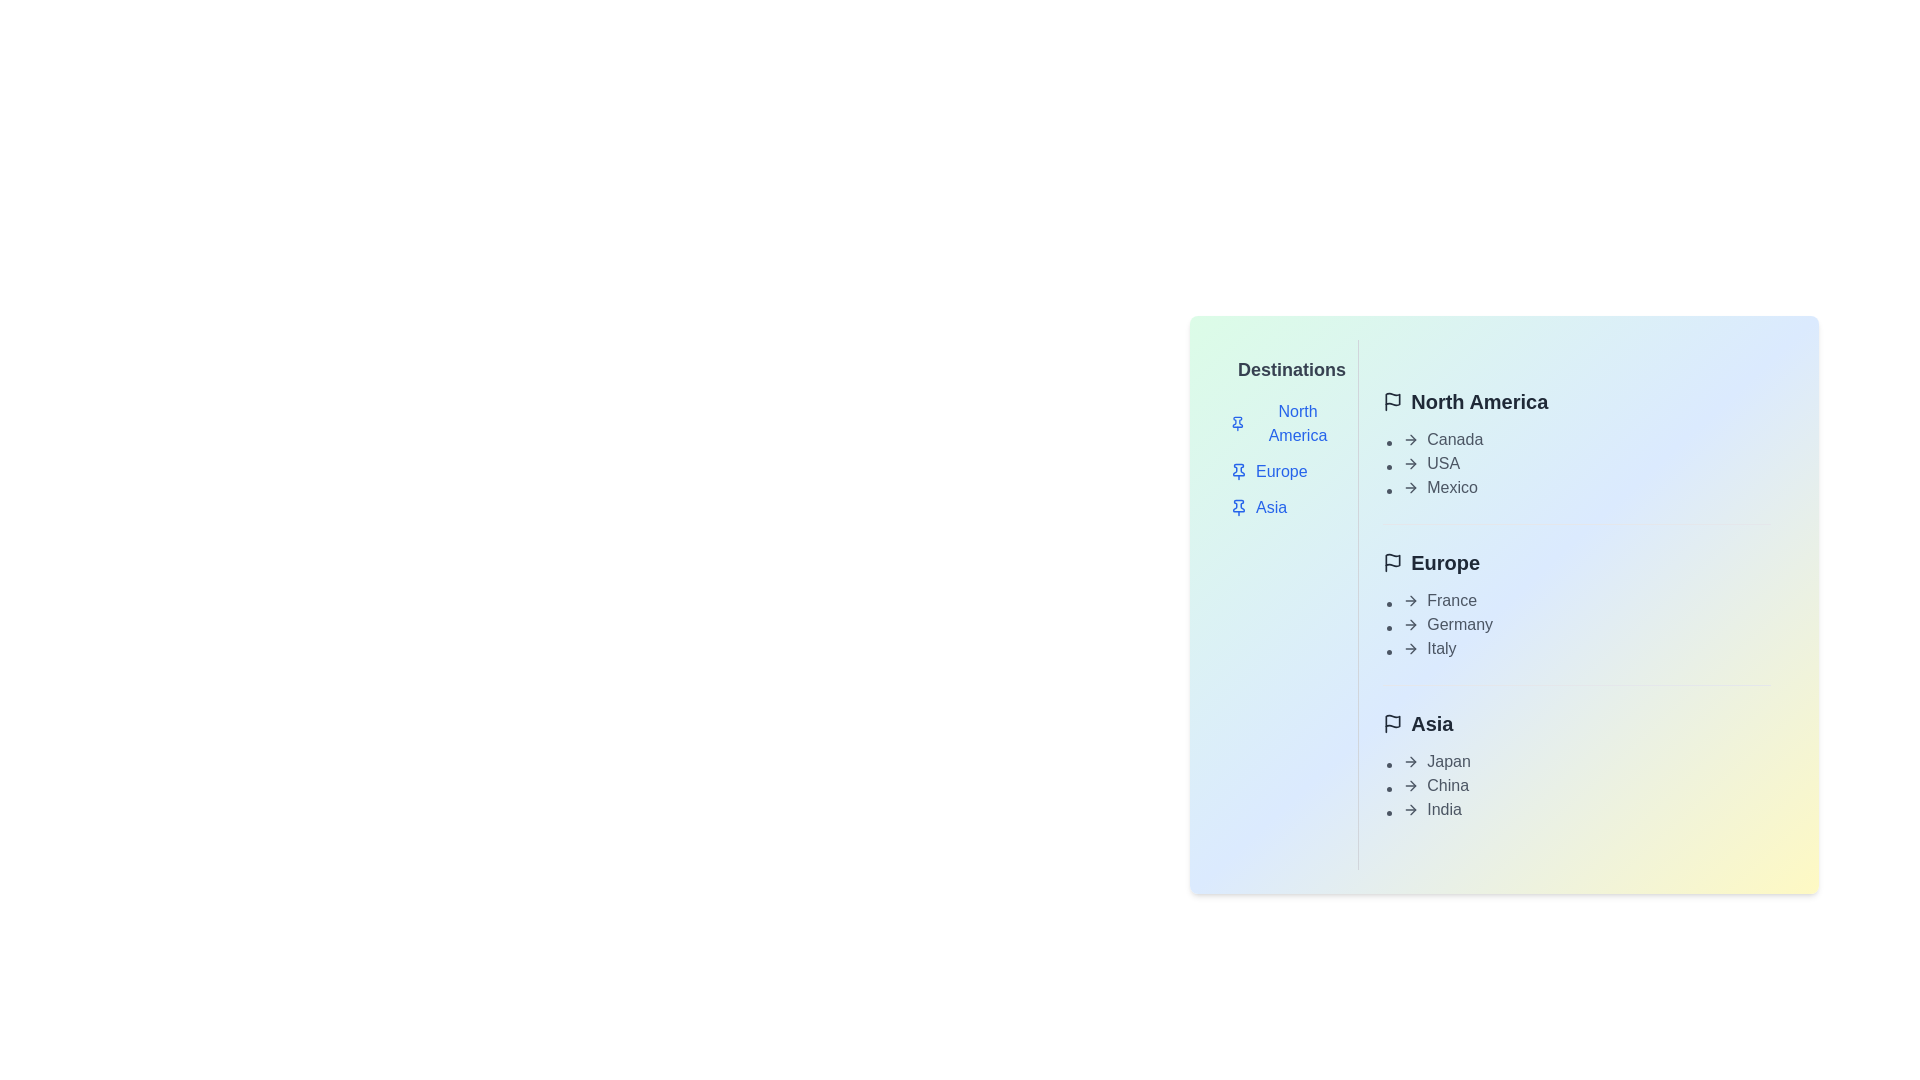 This screenshot has height=1080, width=1920. I want to click on information presented in the 'North America' section, which includes the title in bold and an indented list of countries (Canada, USA, and Mexico) with arrow icons, so click(1576, 442).